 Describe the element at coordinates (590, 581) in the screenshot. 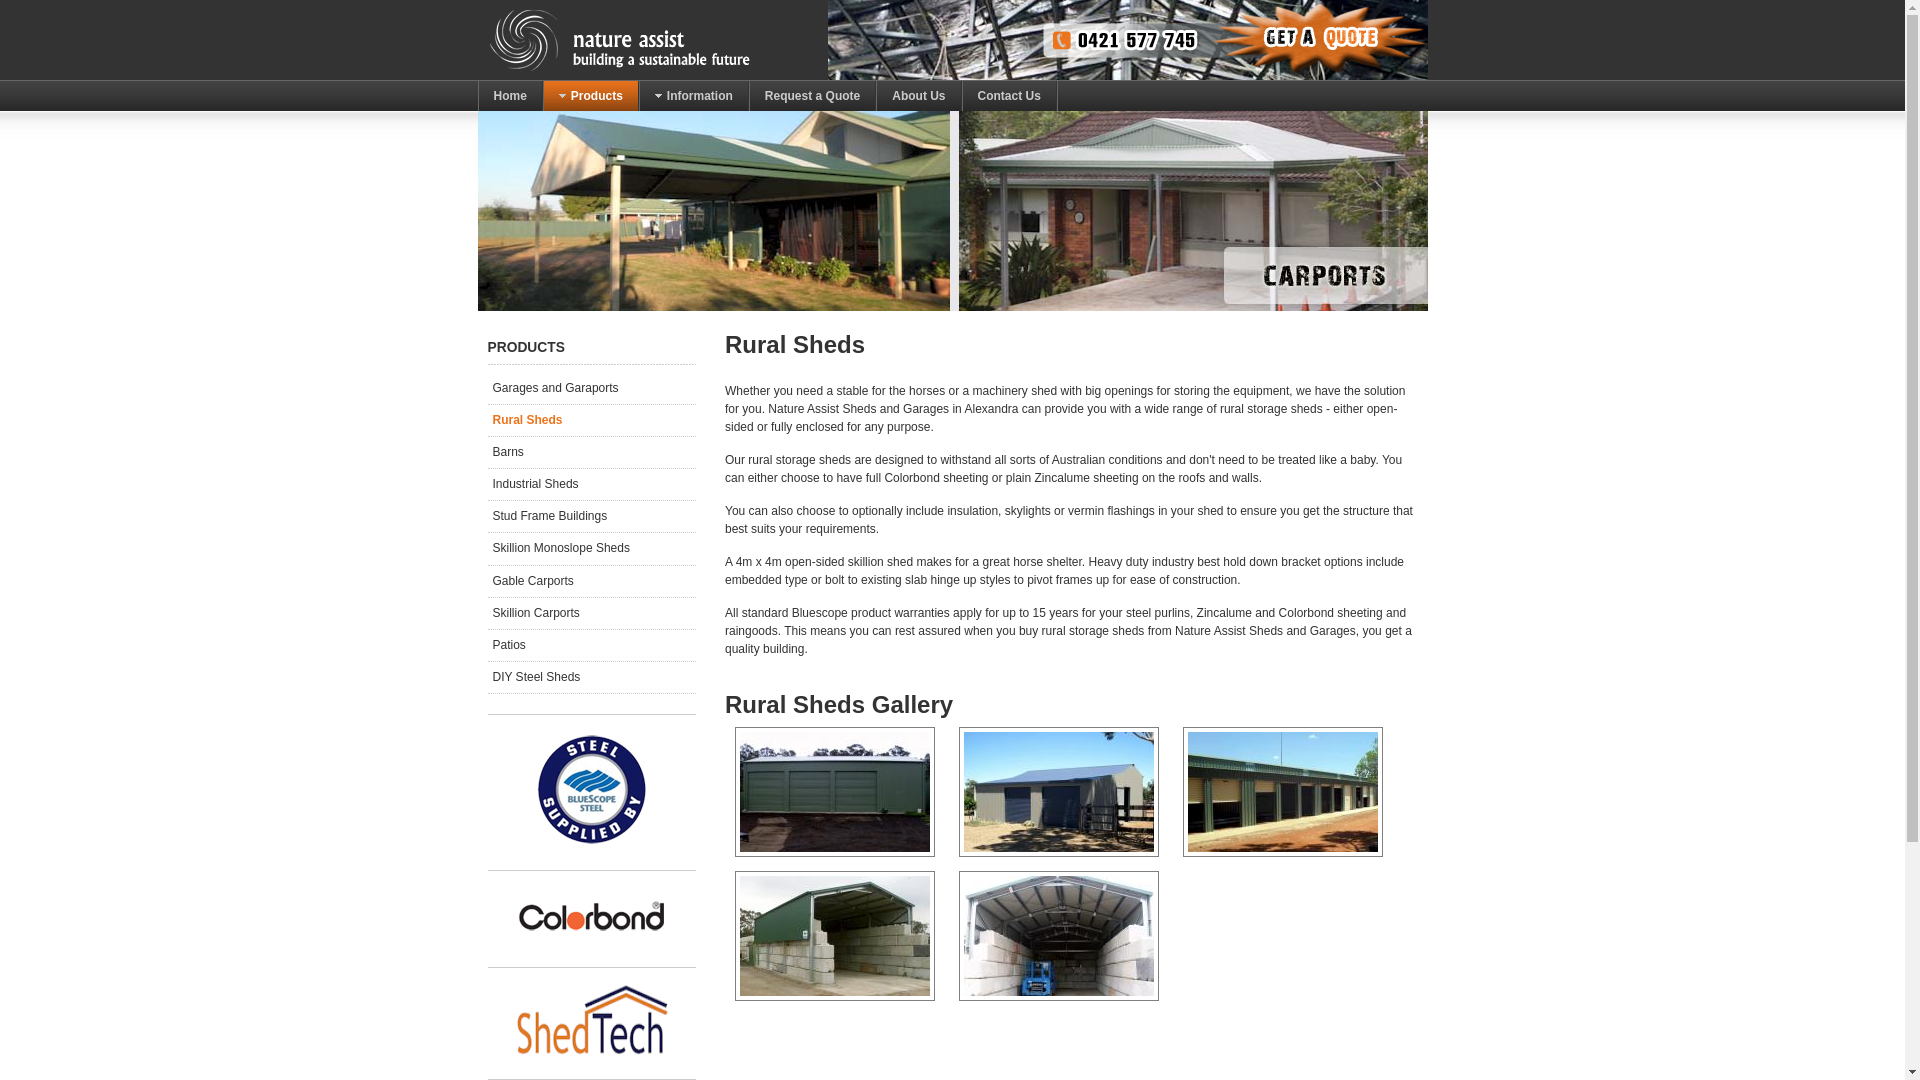

I see `'Gable Carports'` at that location.